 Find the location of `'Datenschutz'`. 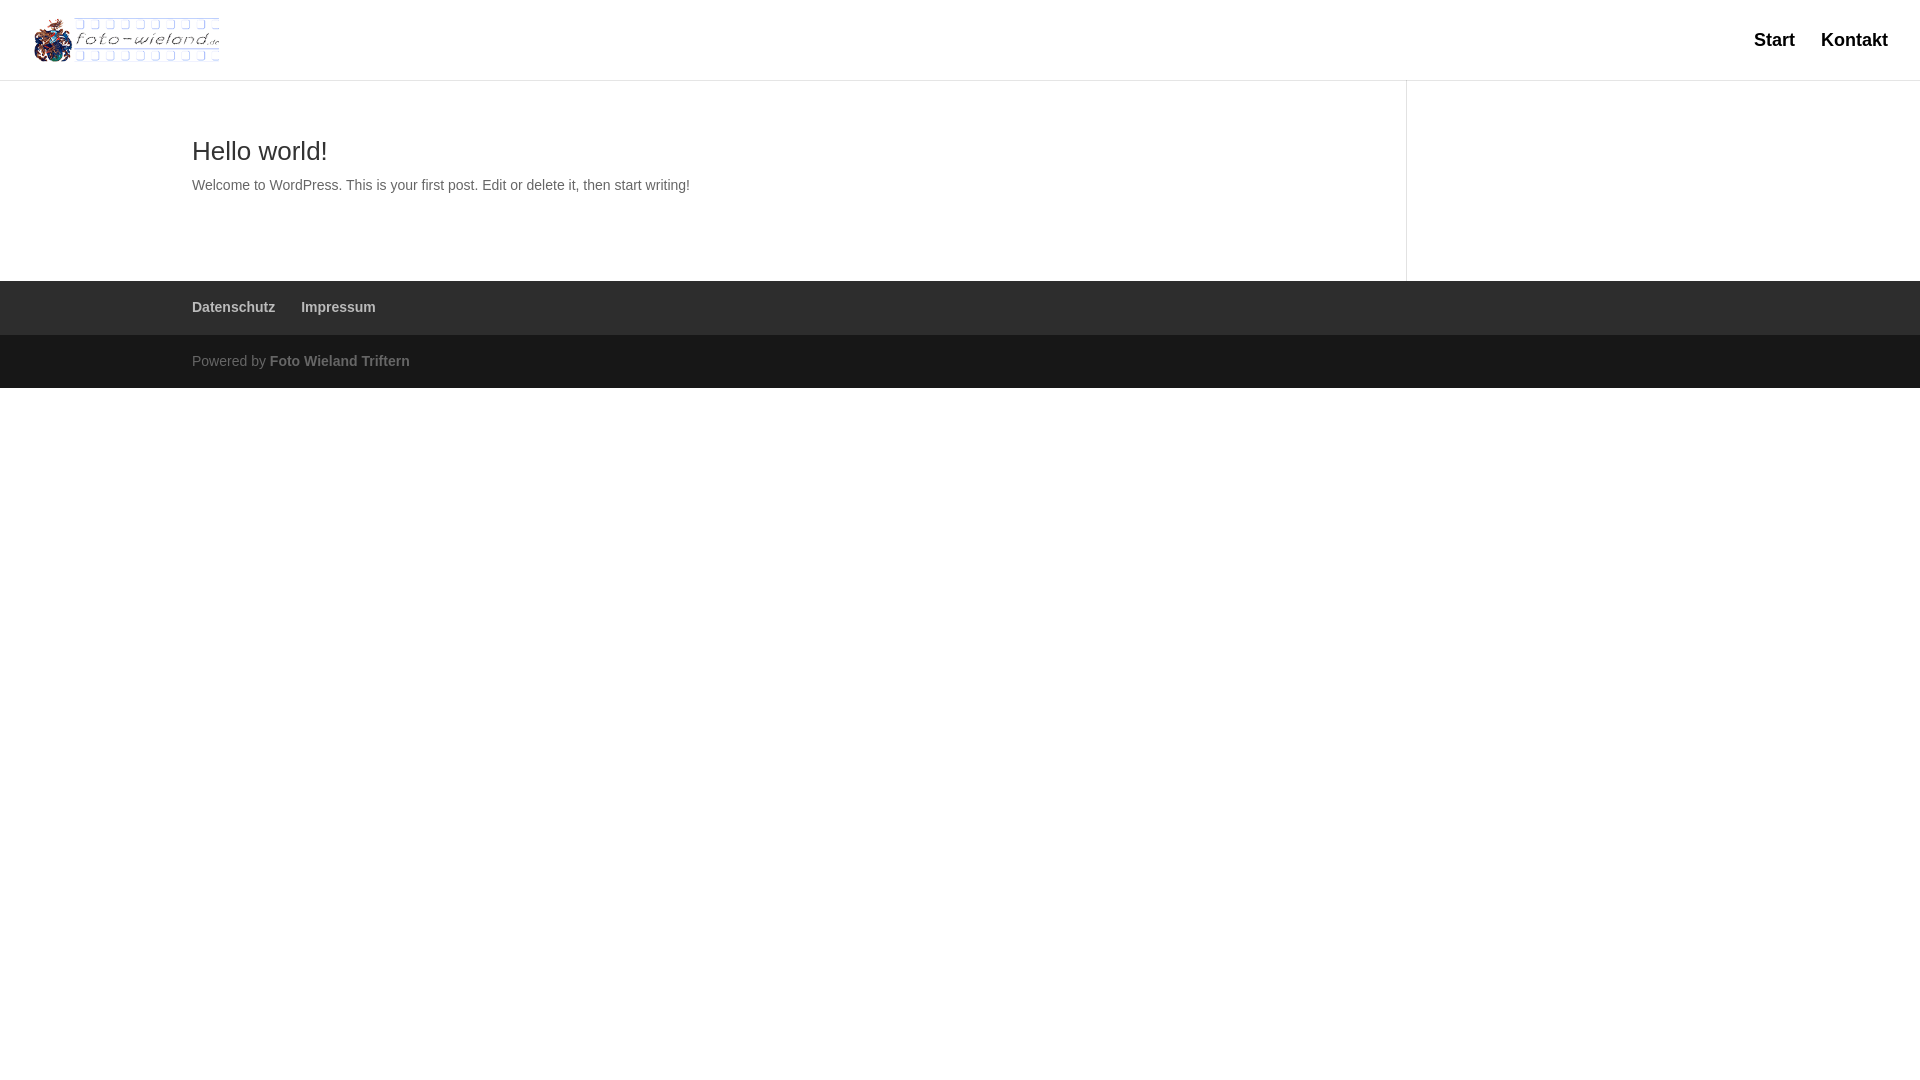

'Datenschutz' is located at coordinates (233, 307).